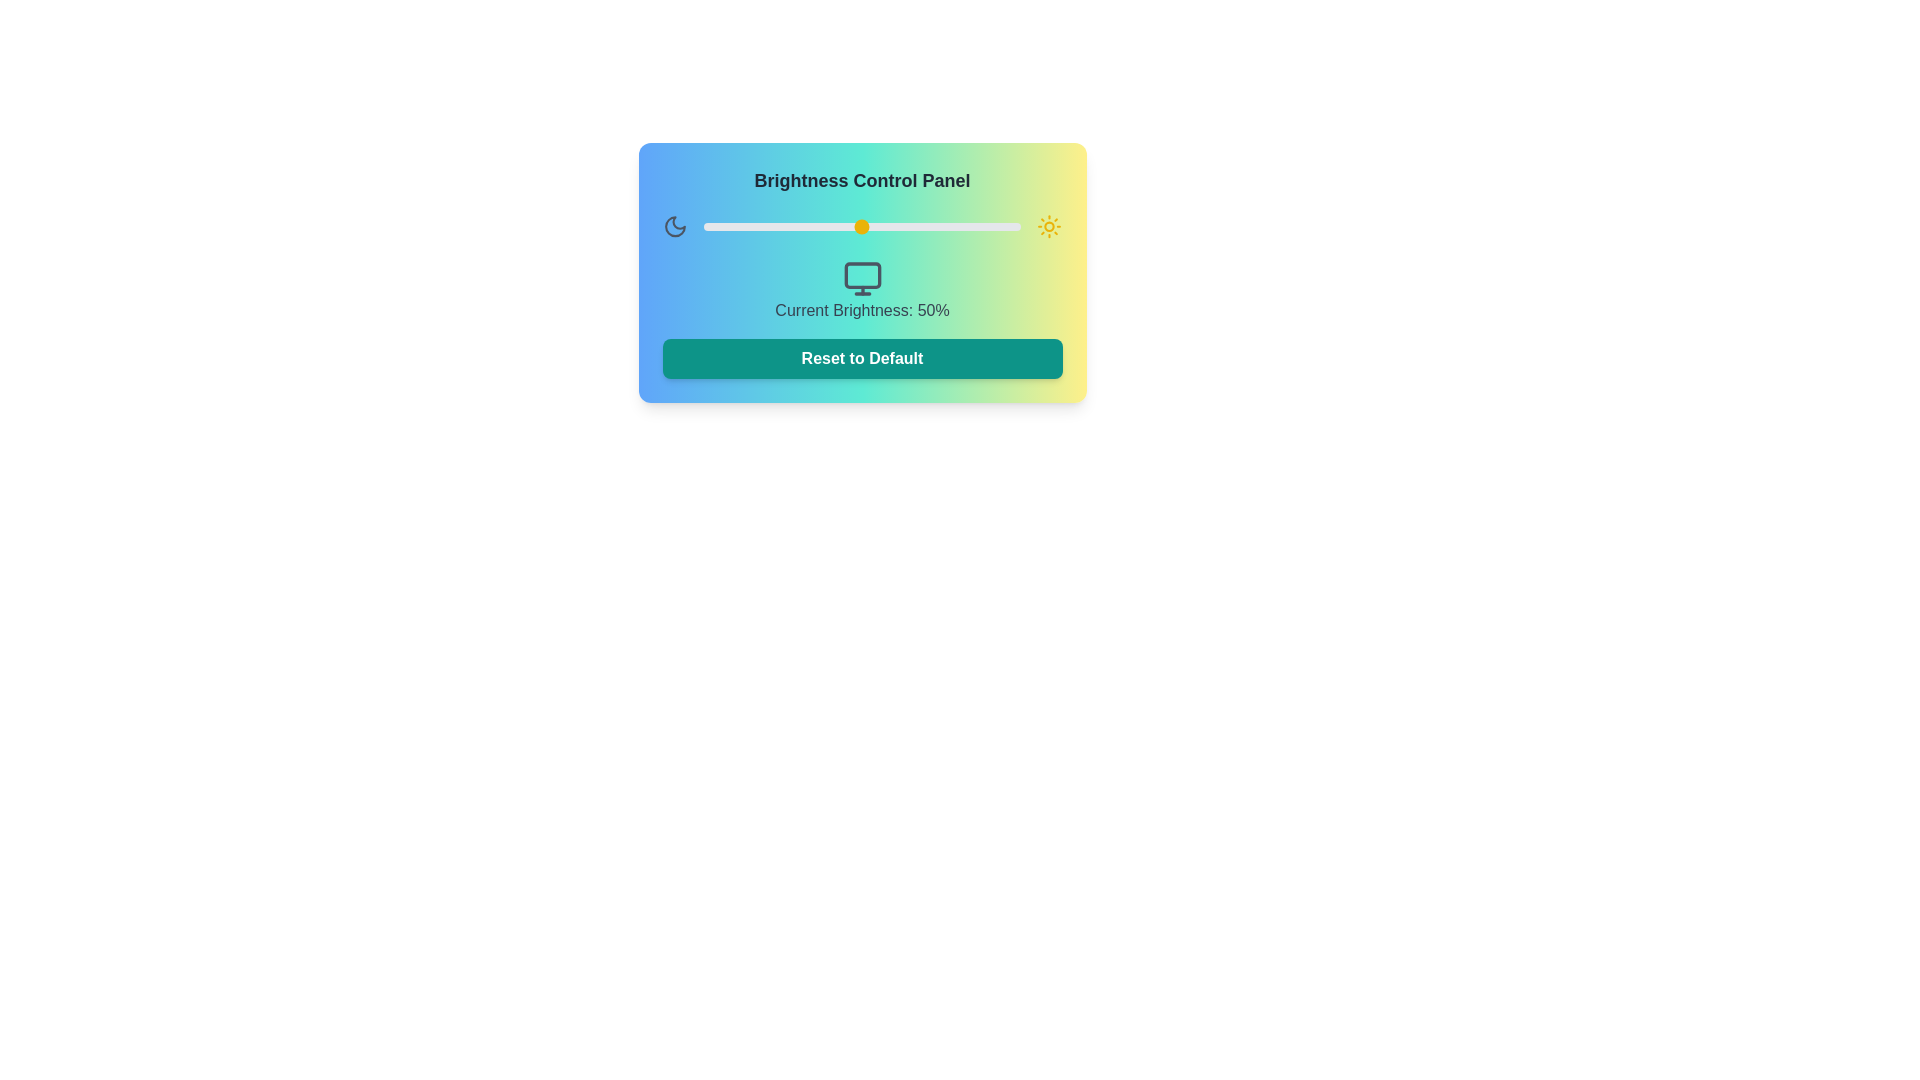  Describe the element at coordinates (862, 357) in the screenshot. I see `the 'Reset to Default' button with a teal background and white bold text to observe the hover effect` at that location.